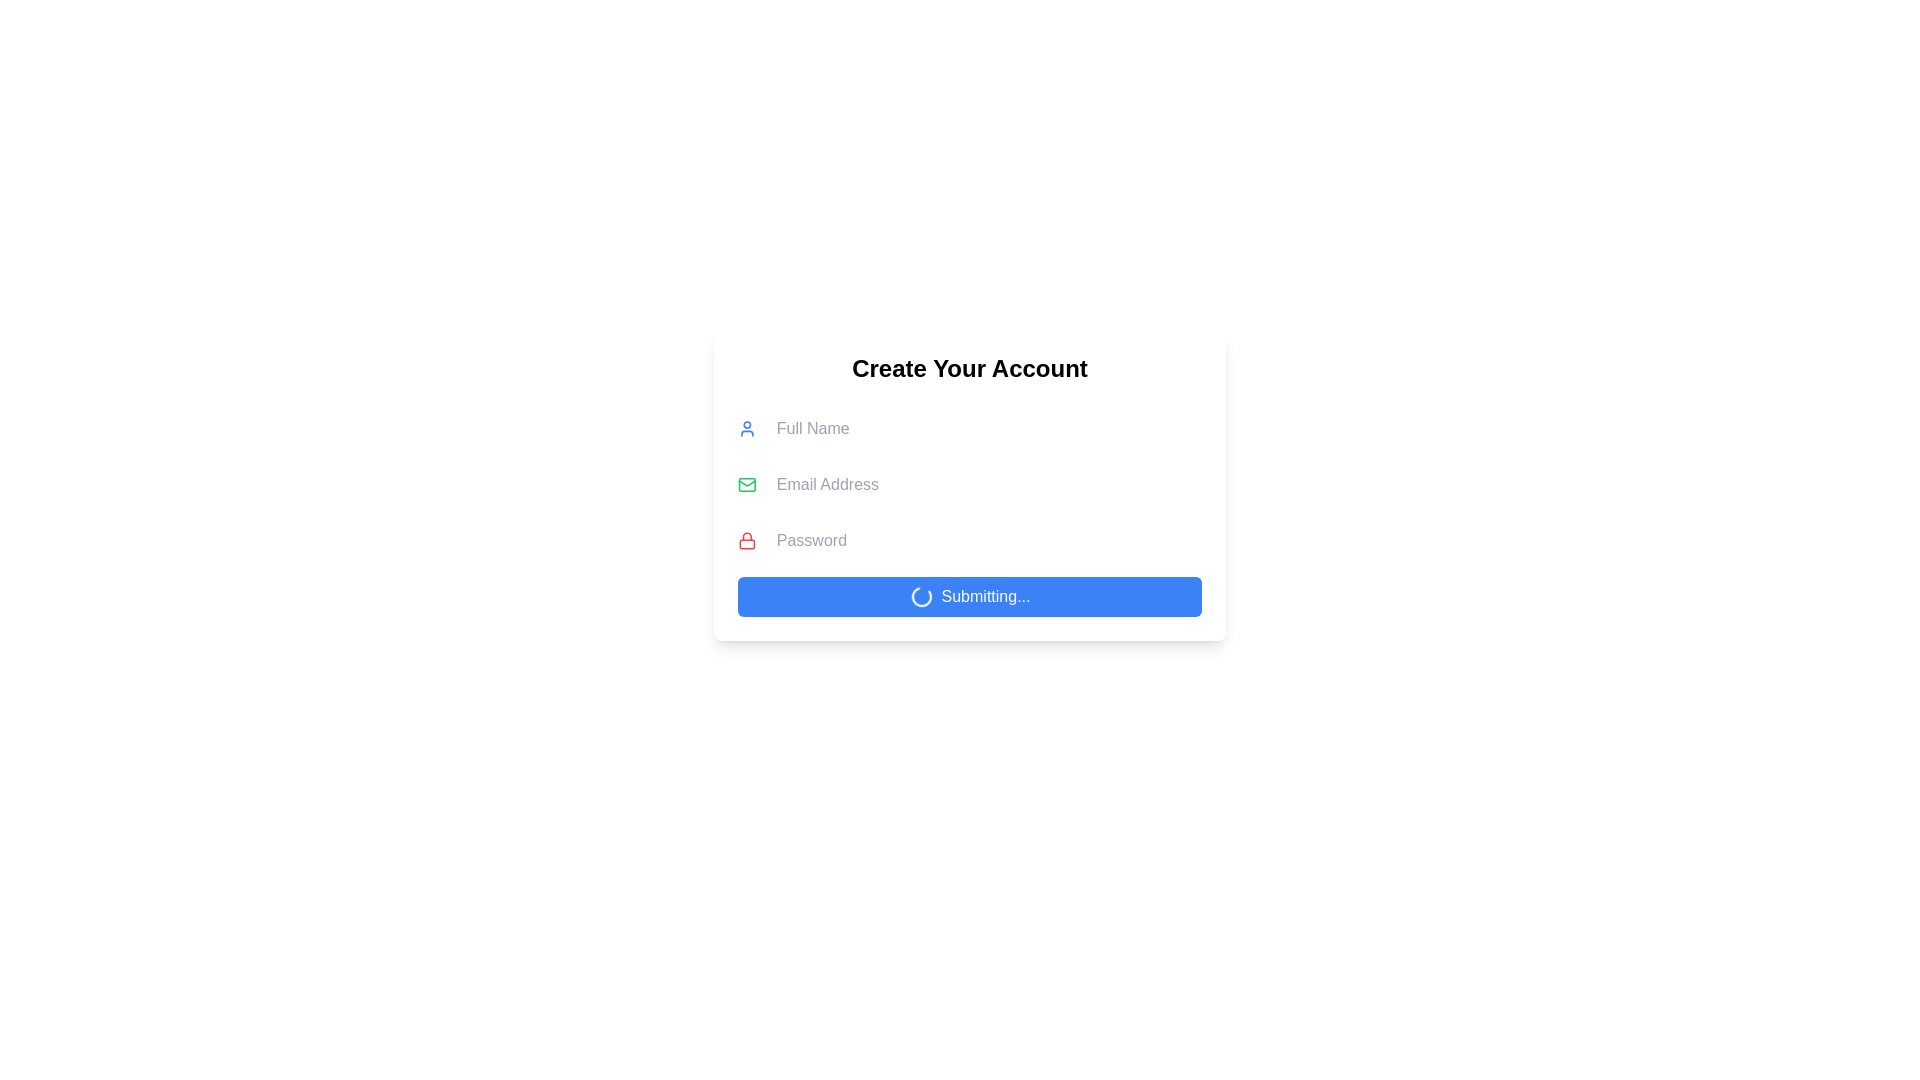 The width and height of the screenshot is (1920, 1080). What do you see at coordinates (746, 427) in the screenshot?
I see `the user-profile icon that visually represents the adjacent 'Full Name' input field, located centrally in the 'Create Your Account' form` at bounding box center [746, 427].